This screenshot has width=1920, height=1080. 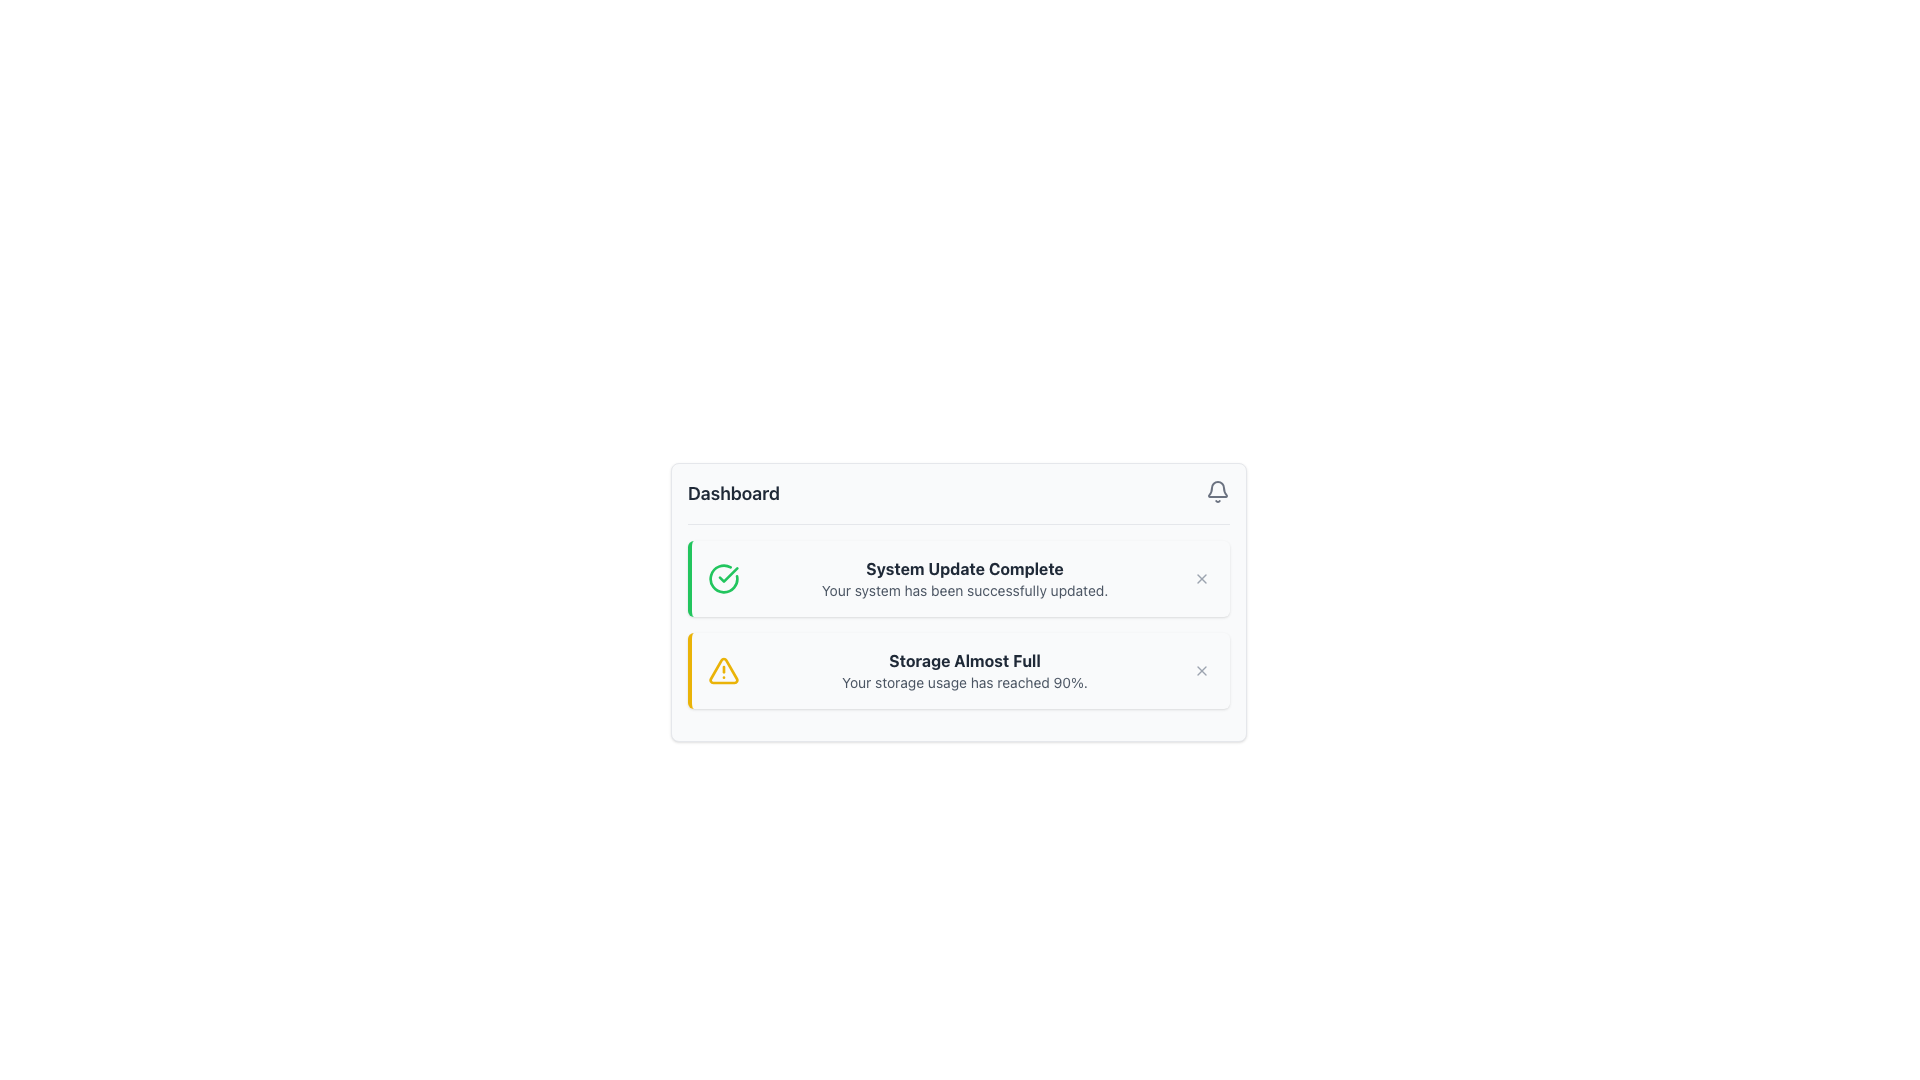 I want to click on the notification icon located in the top-right corner of the 'Dashboard' header section, so click(x=1217, y=492).